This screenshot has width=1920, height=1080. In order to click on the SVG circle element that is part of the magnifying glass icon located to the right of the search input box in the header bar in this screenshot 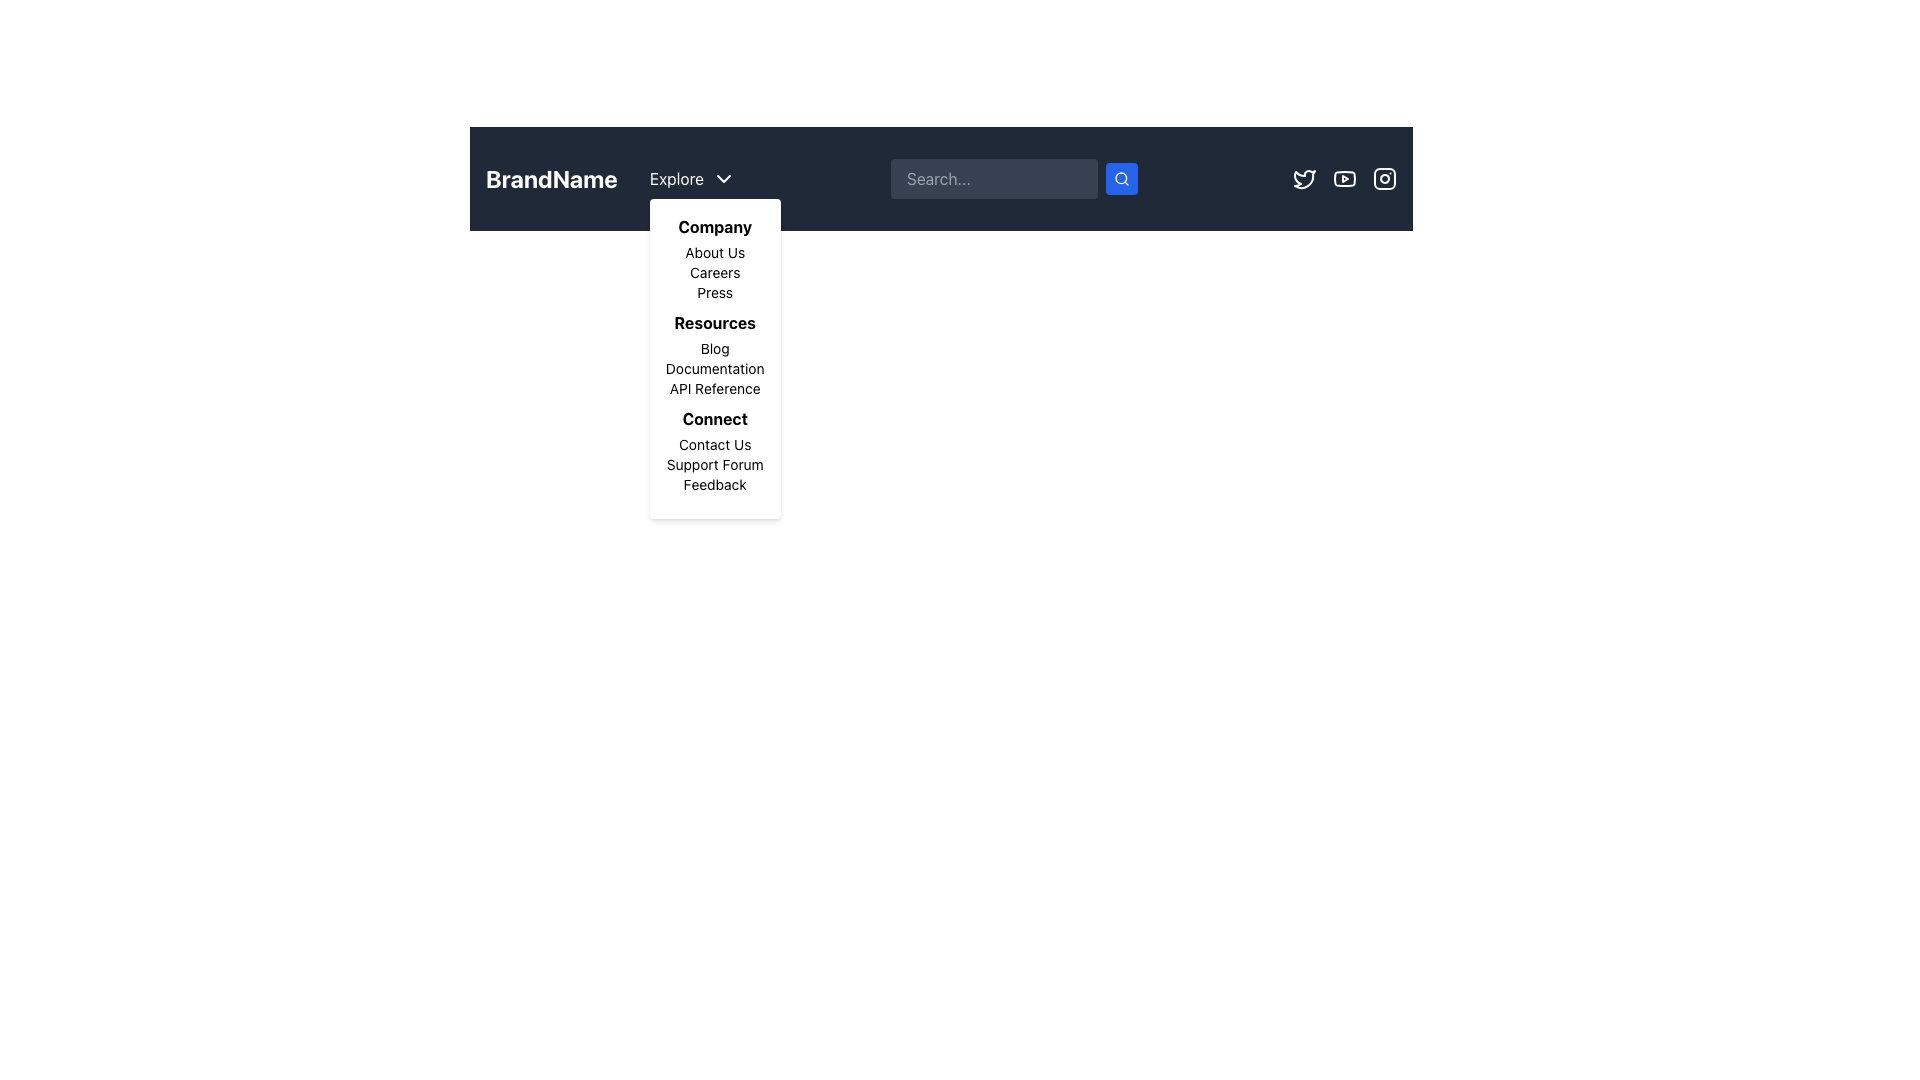, I will do `click(1121, 177)`.